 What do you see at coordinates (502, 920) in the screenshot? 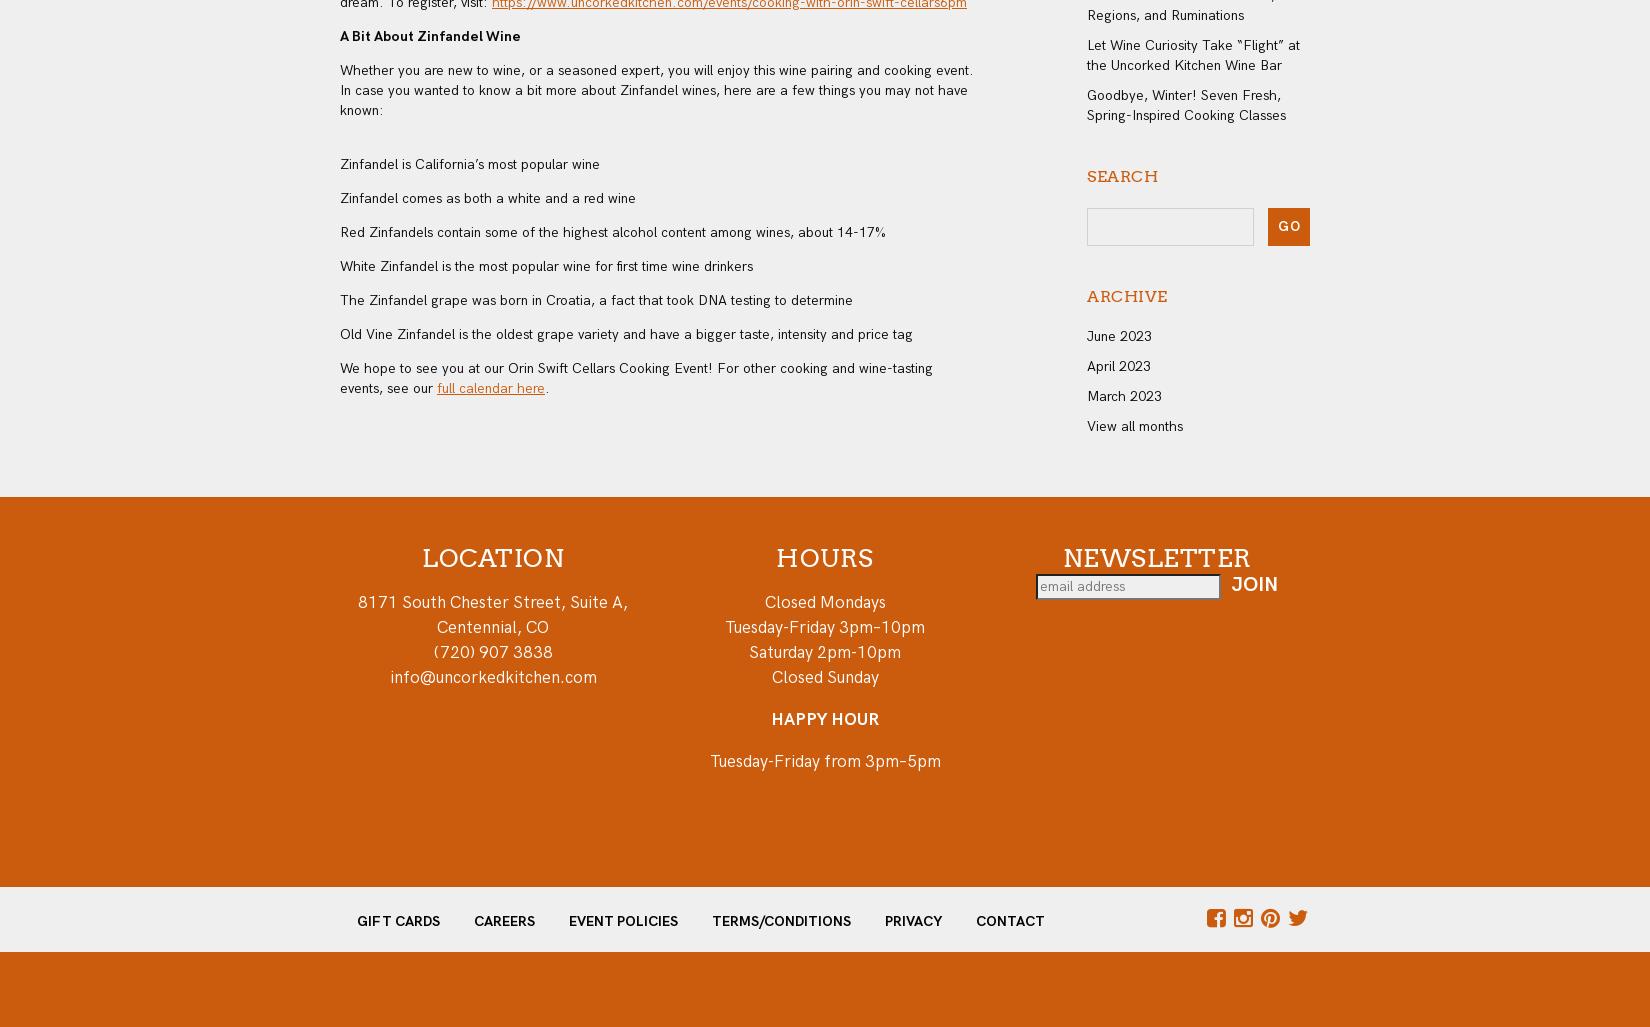
I see `'Careers'` at bounding box center [502, 920].